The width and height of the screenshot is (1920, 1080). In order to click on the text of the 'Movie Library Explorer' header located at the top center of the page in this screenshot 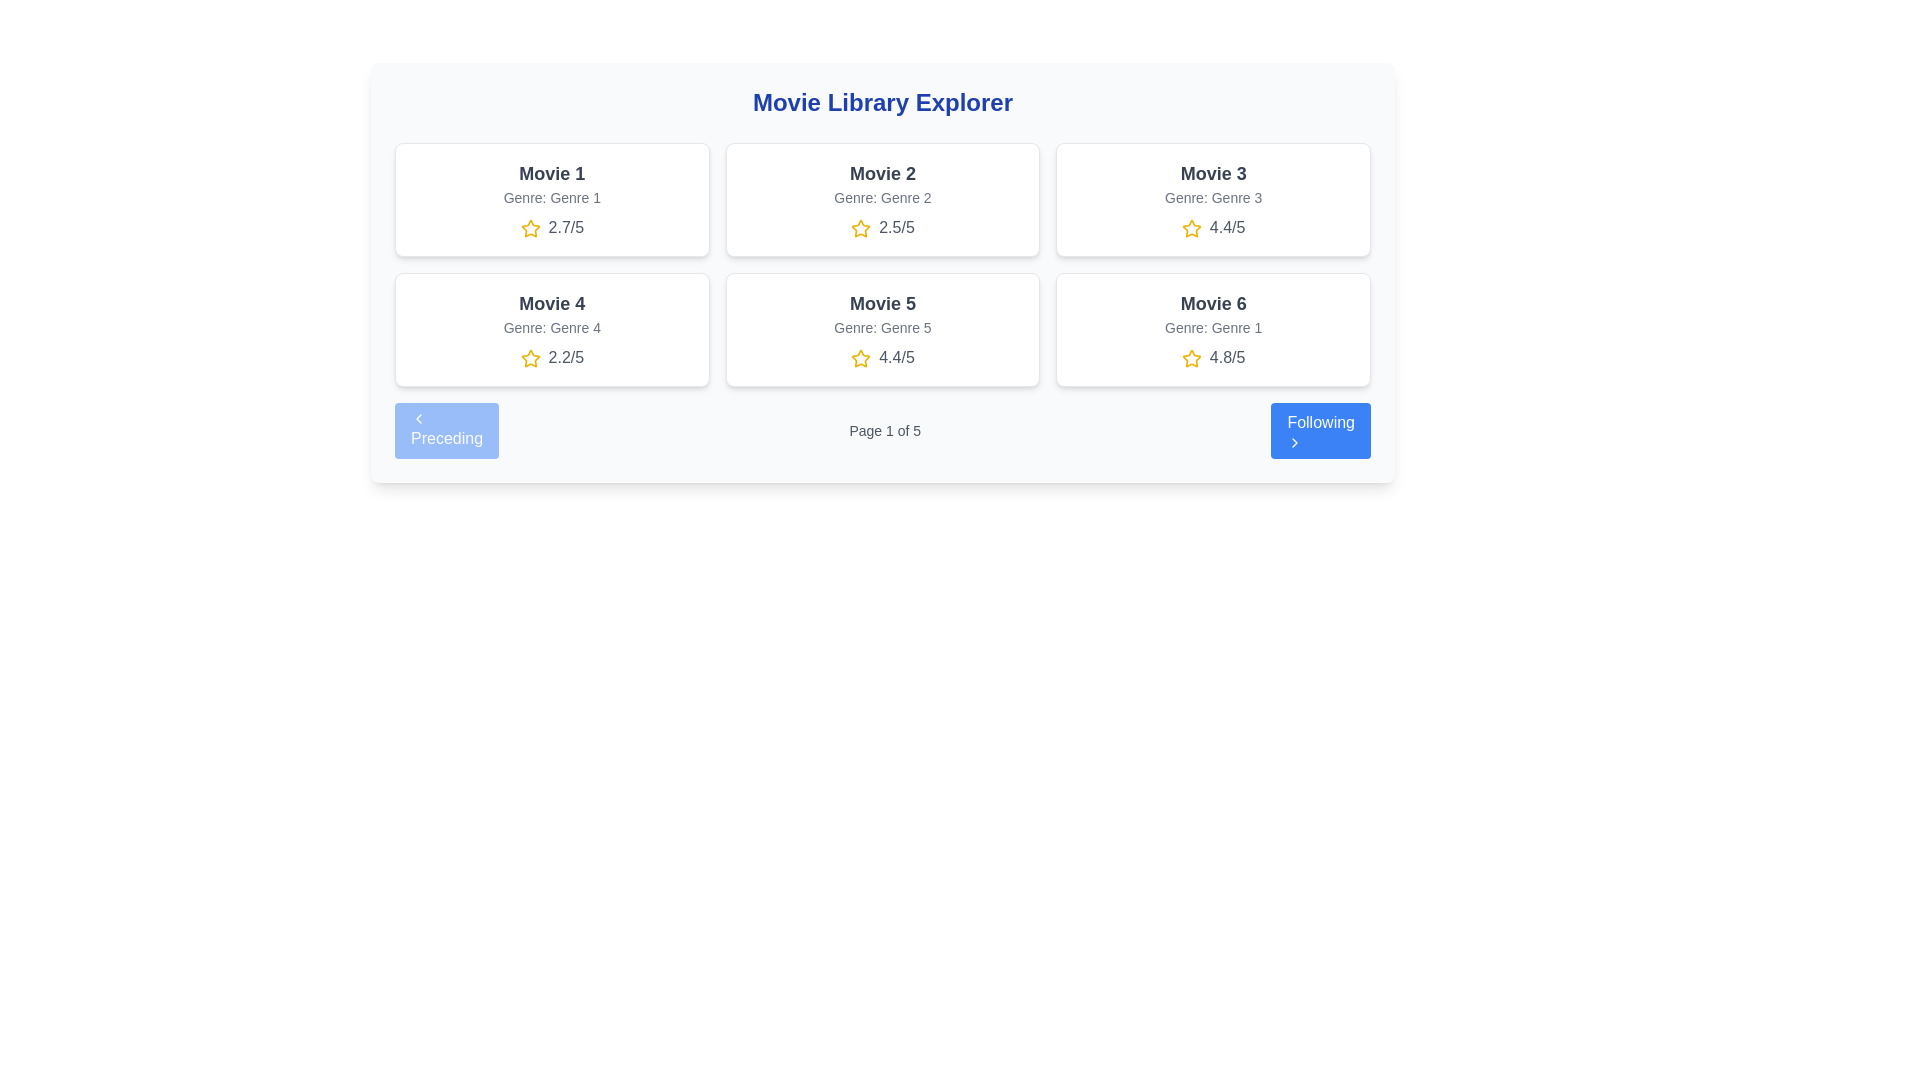, I will do `click(882, 103)`.